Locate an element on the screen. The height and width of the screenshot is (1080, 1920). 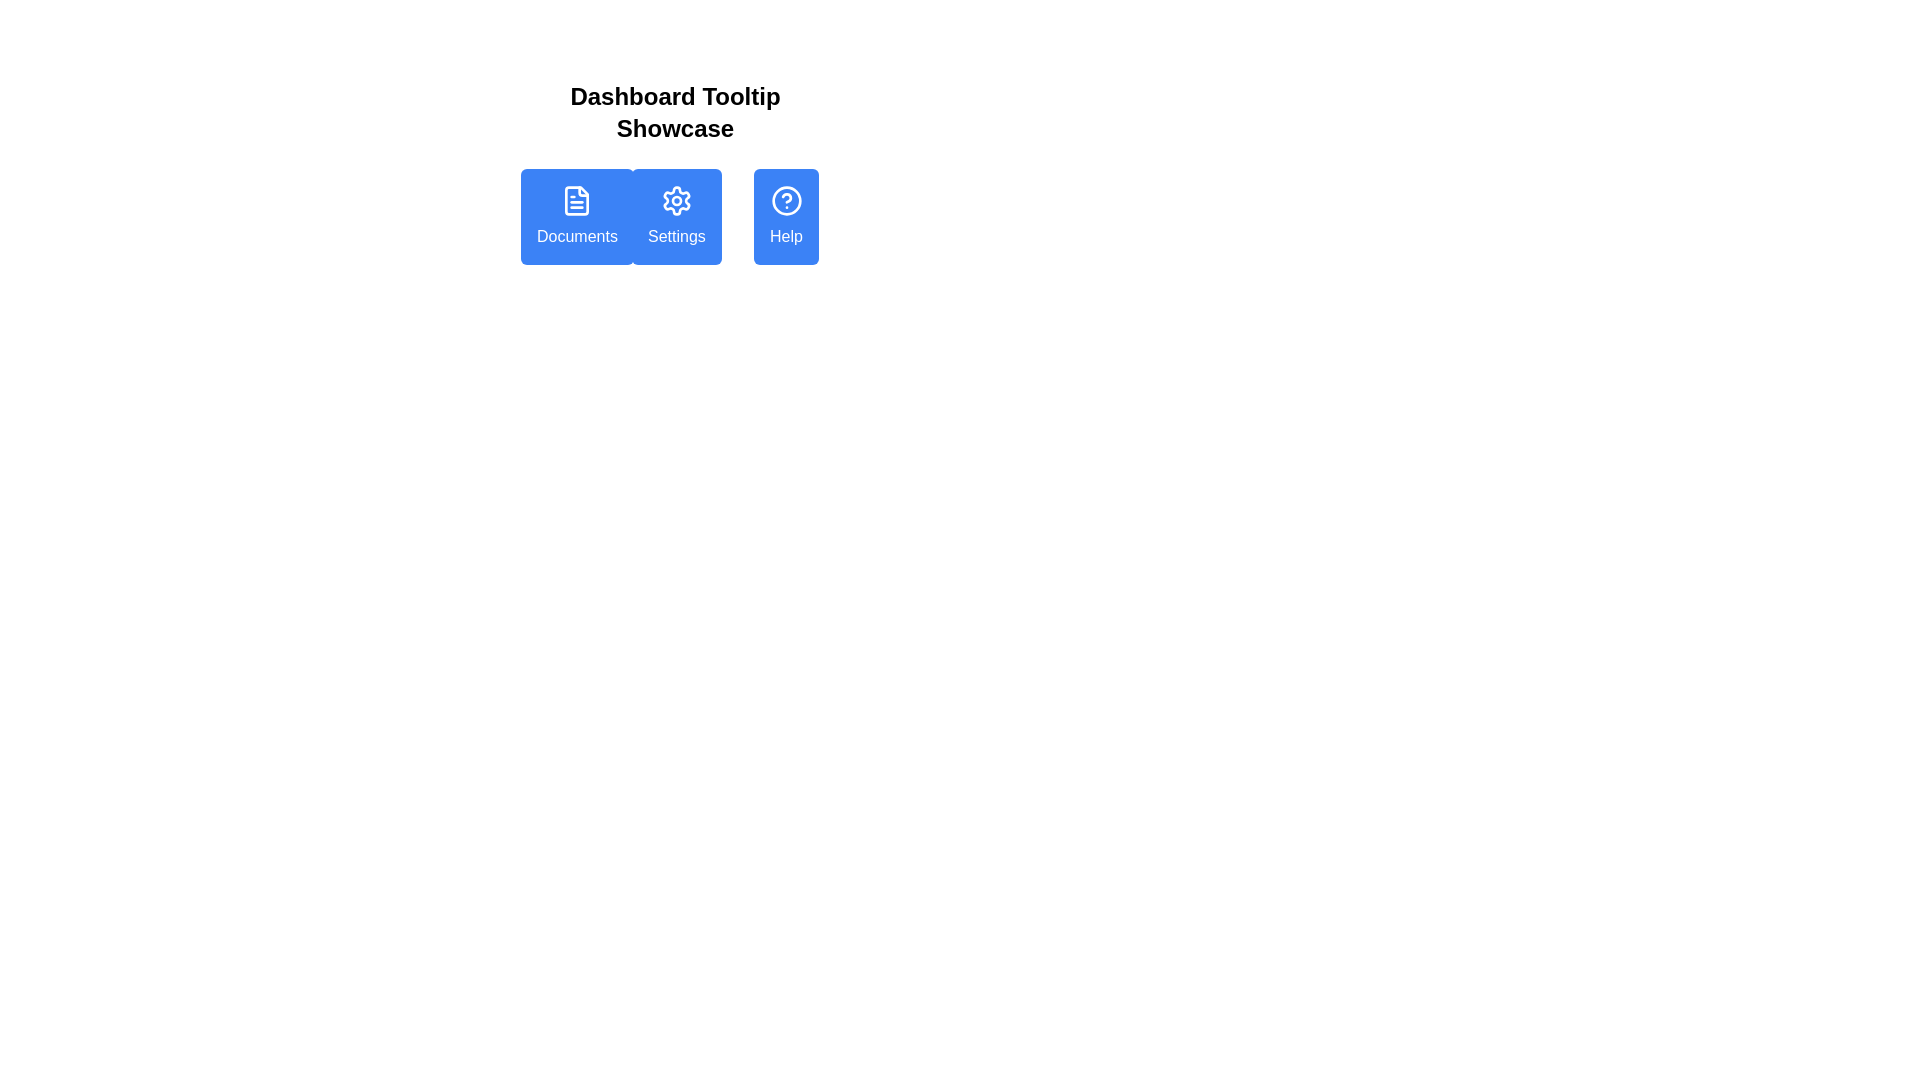
the 'Settings' button with a blue background and a gear icon is located at coordinates (675, 216).